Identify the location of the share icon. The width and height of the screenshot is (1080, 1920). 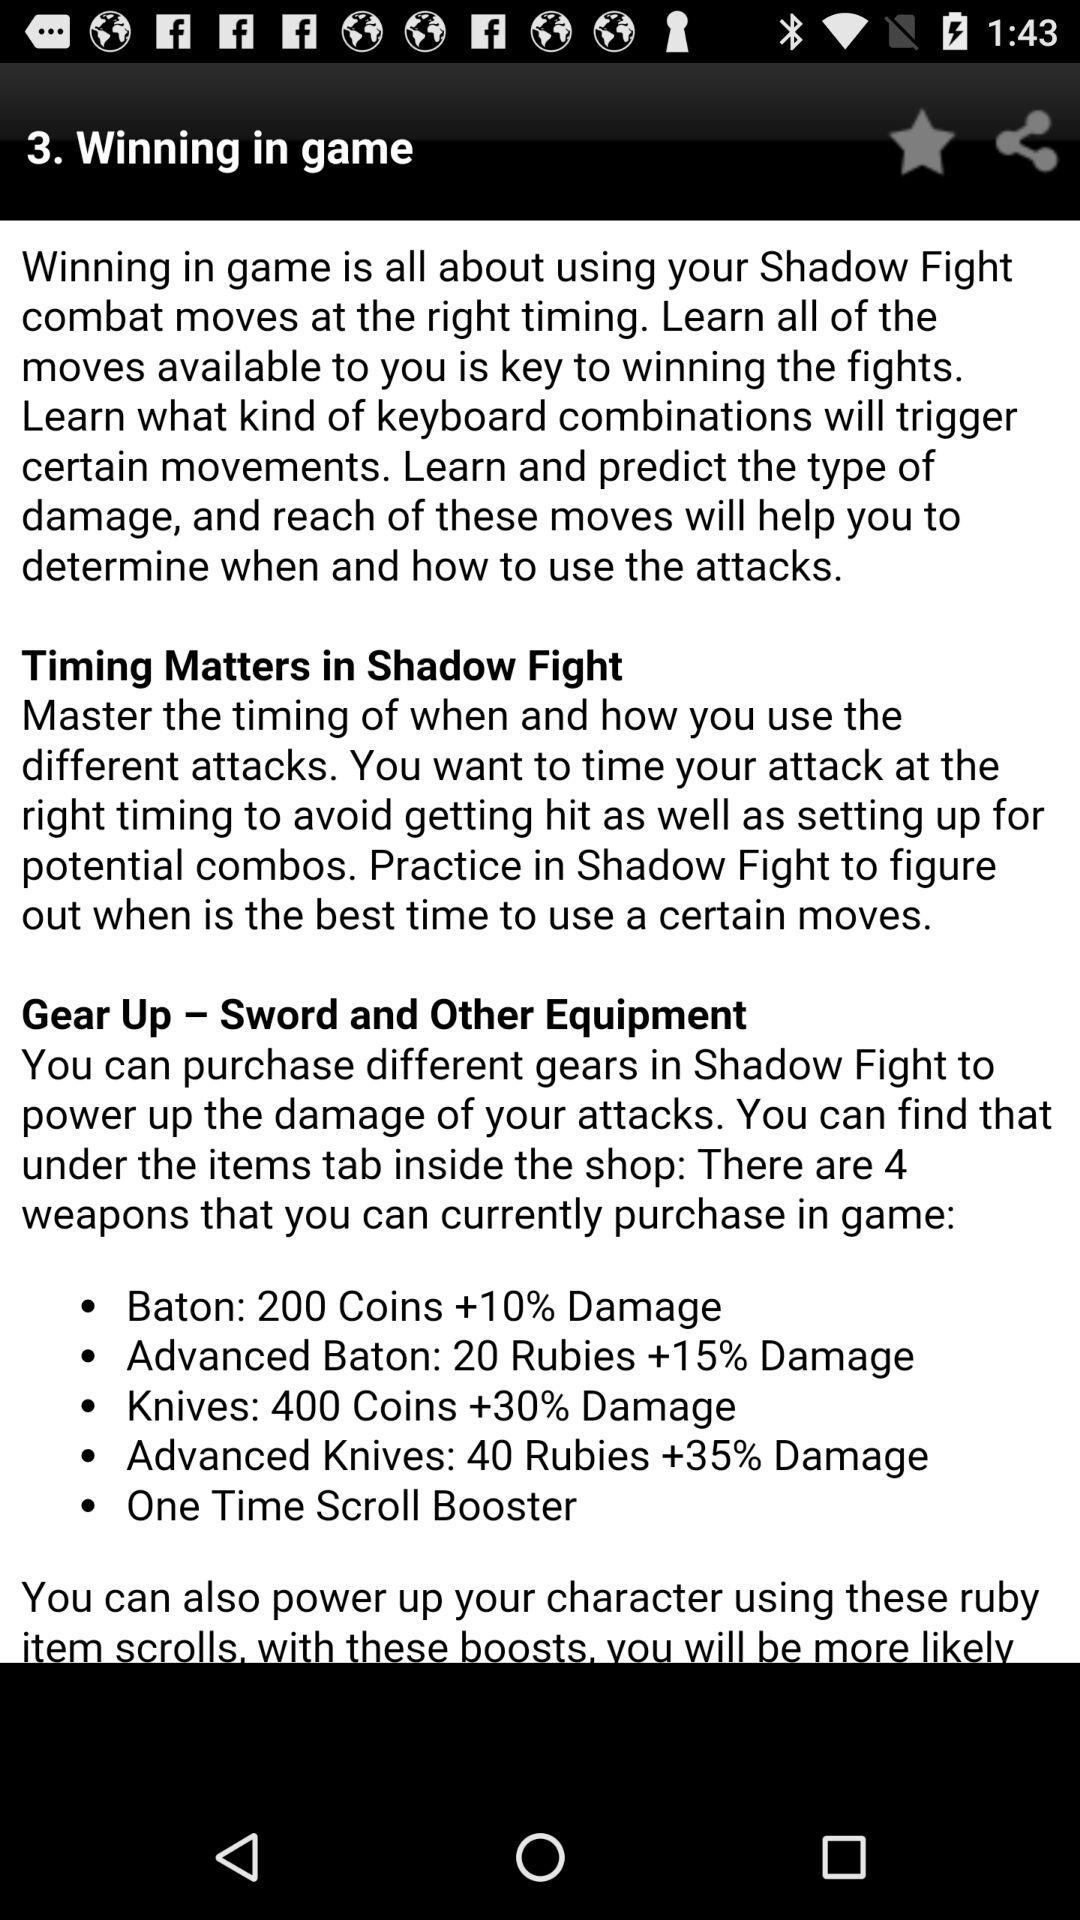
(1027, 150).